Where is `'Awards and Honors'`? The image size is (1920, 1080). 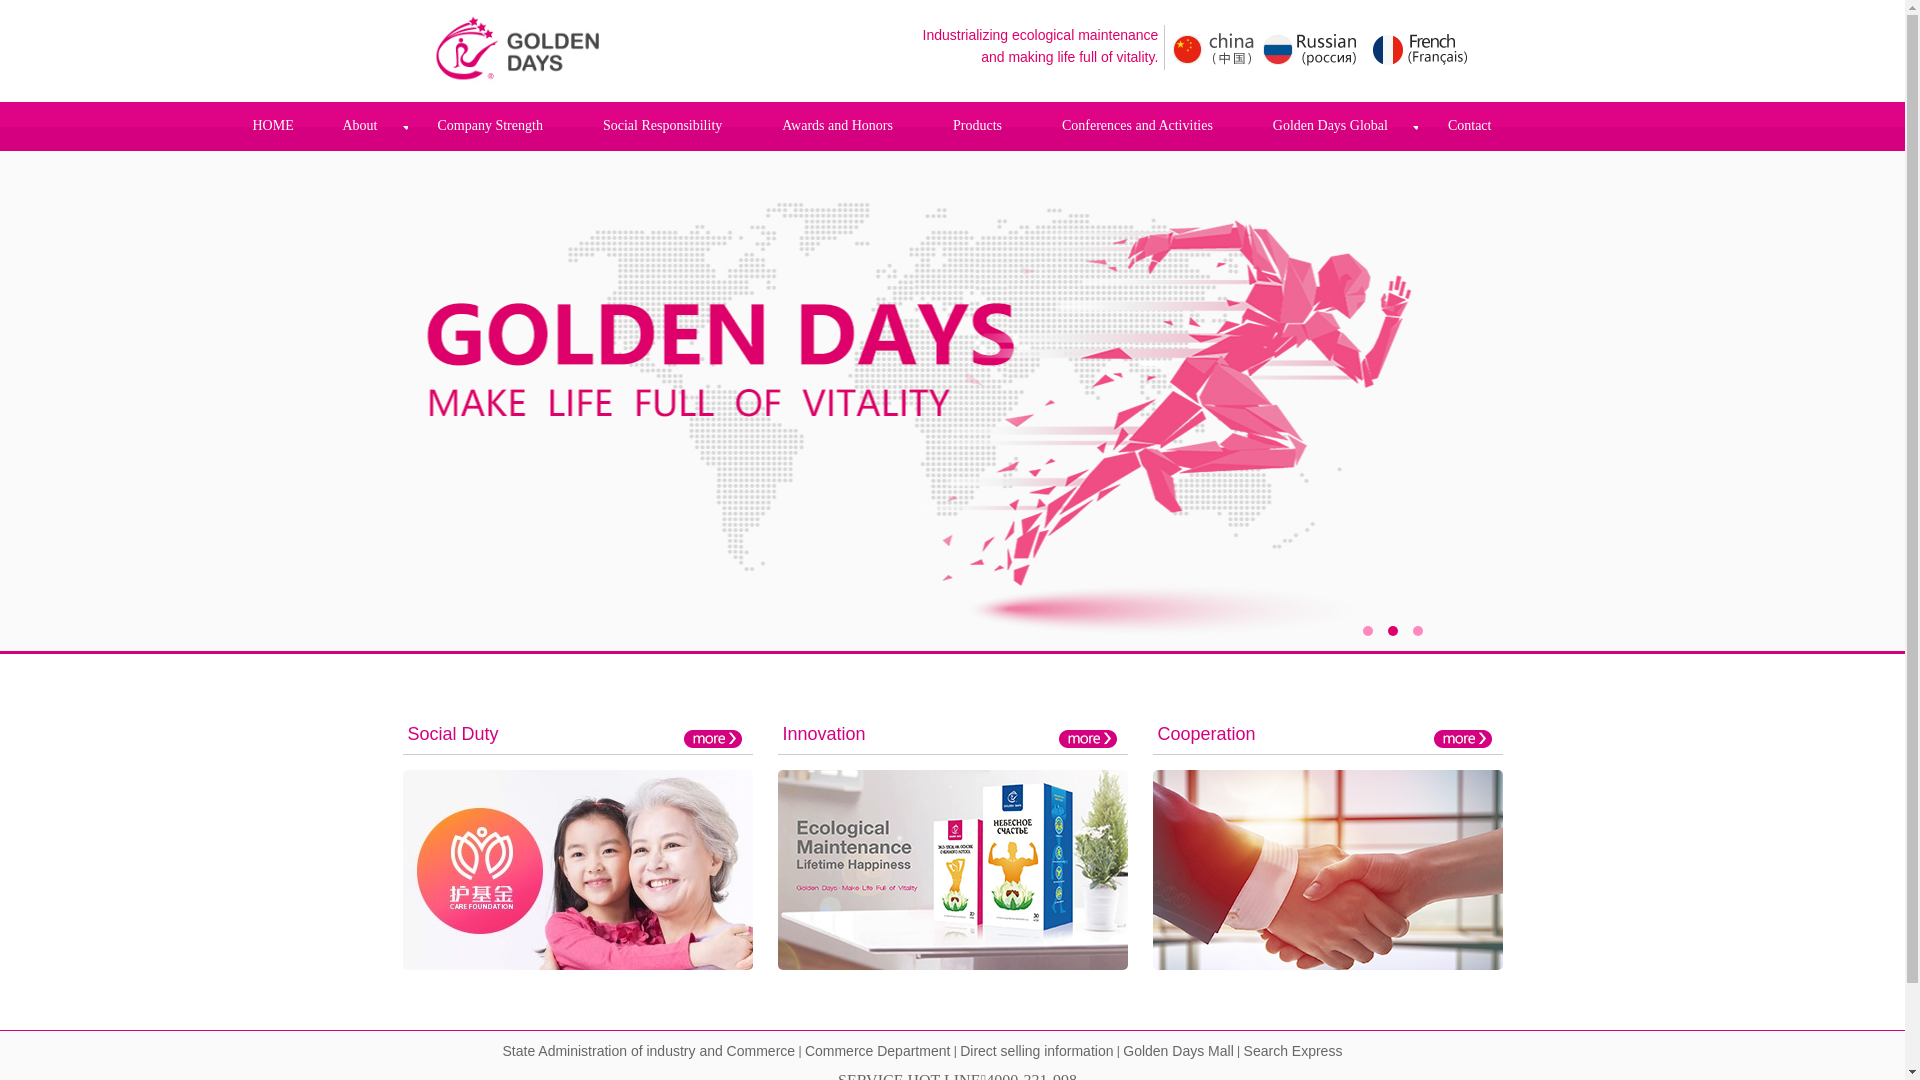 'Awards and Honors' is located at coordinates (751, 126).